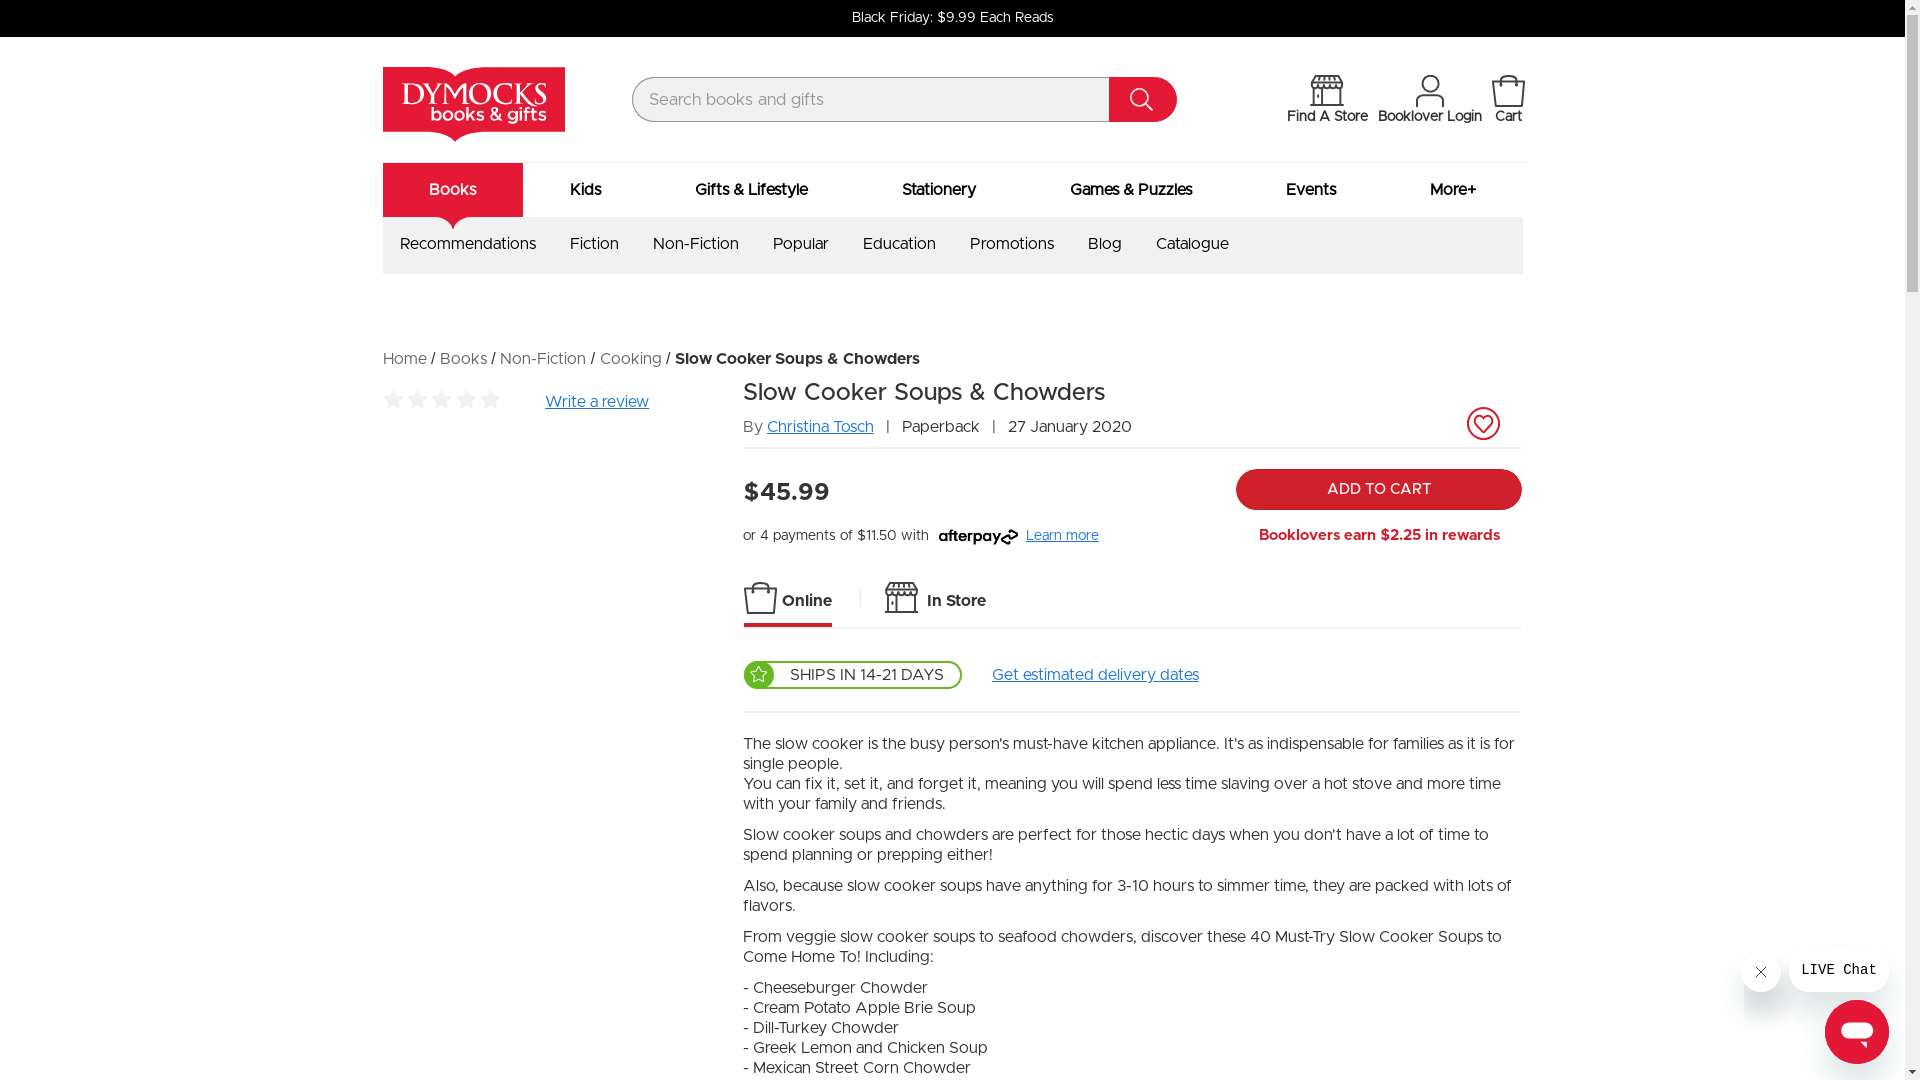 The height and width of the screenshot is (1080, 1920). What do you see at coordinates (1838, 968) in the screenshot?
I see `'Message from company'` at bounding box center [1838, 968].